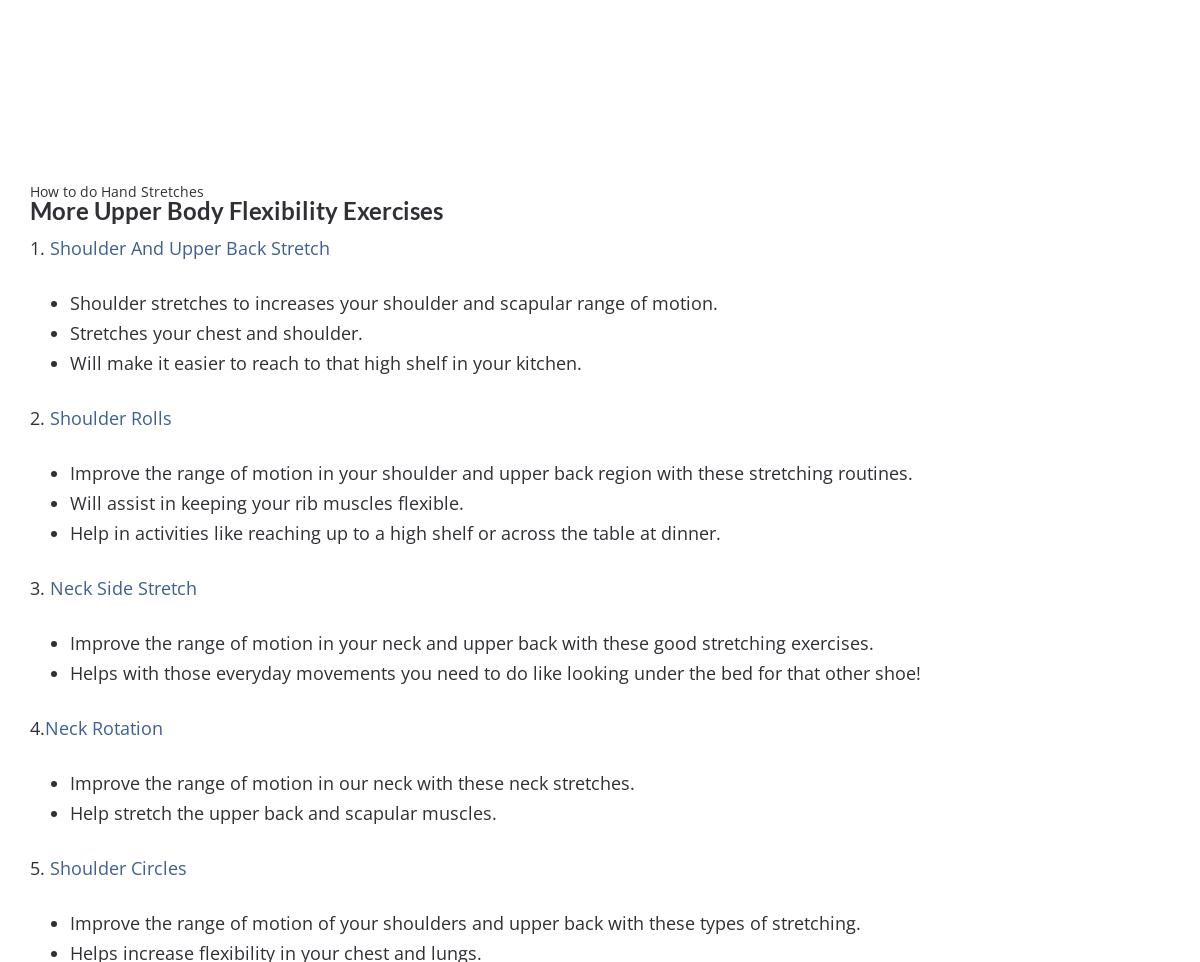 The image size is (1200, 962). Describe the element at coordinates (118, 865) in the screenshot. I see `'Shoulder Circles'` at that location.